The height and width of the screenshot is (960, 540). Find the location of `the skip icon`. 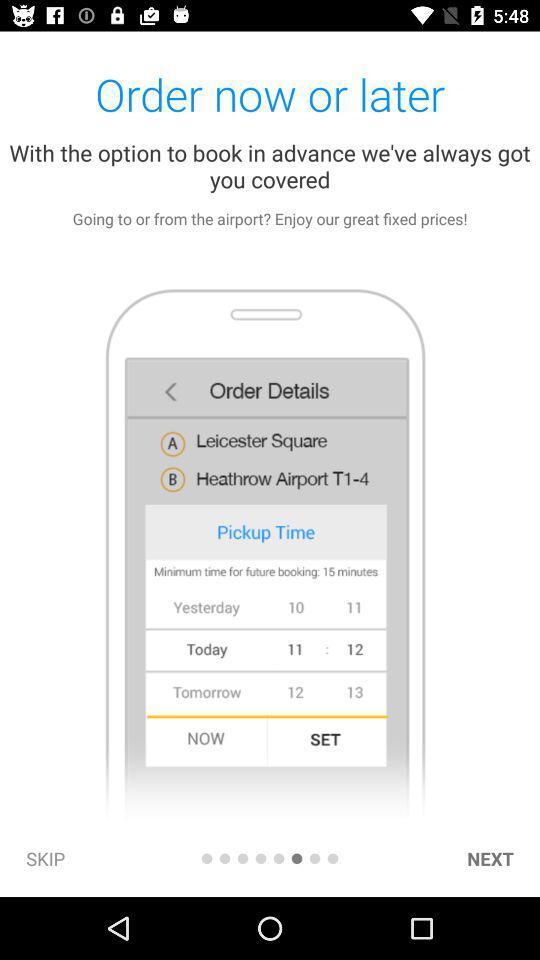

the skip icon is located at coordinates (45, 857).